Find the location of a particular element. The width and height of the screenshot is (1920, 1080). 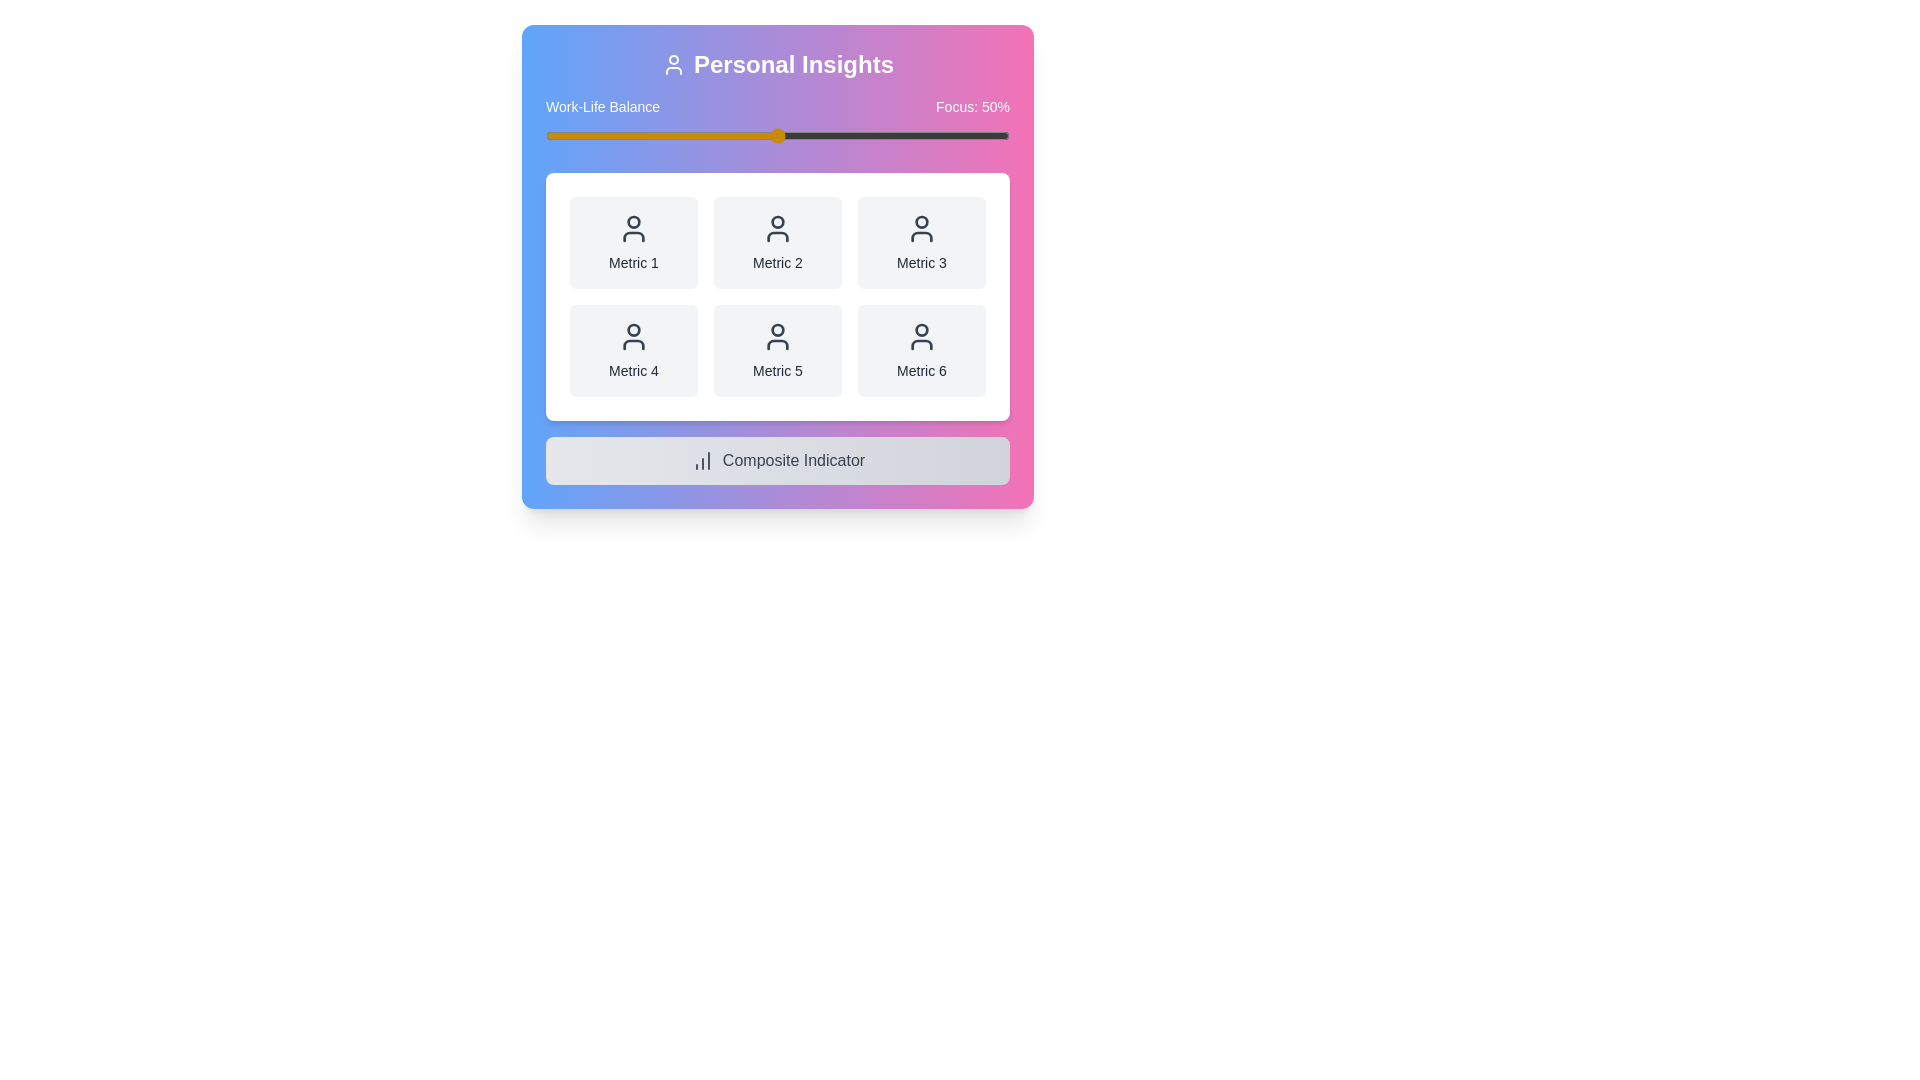

the slider to set the focus percentage to 61 is located at coordinates (829, 135).